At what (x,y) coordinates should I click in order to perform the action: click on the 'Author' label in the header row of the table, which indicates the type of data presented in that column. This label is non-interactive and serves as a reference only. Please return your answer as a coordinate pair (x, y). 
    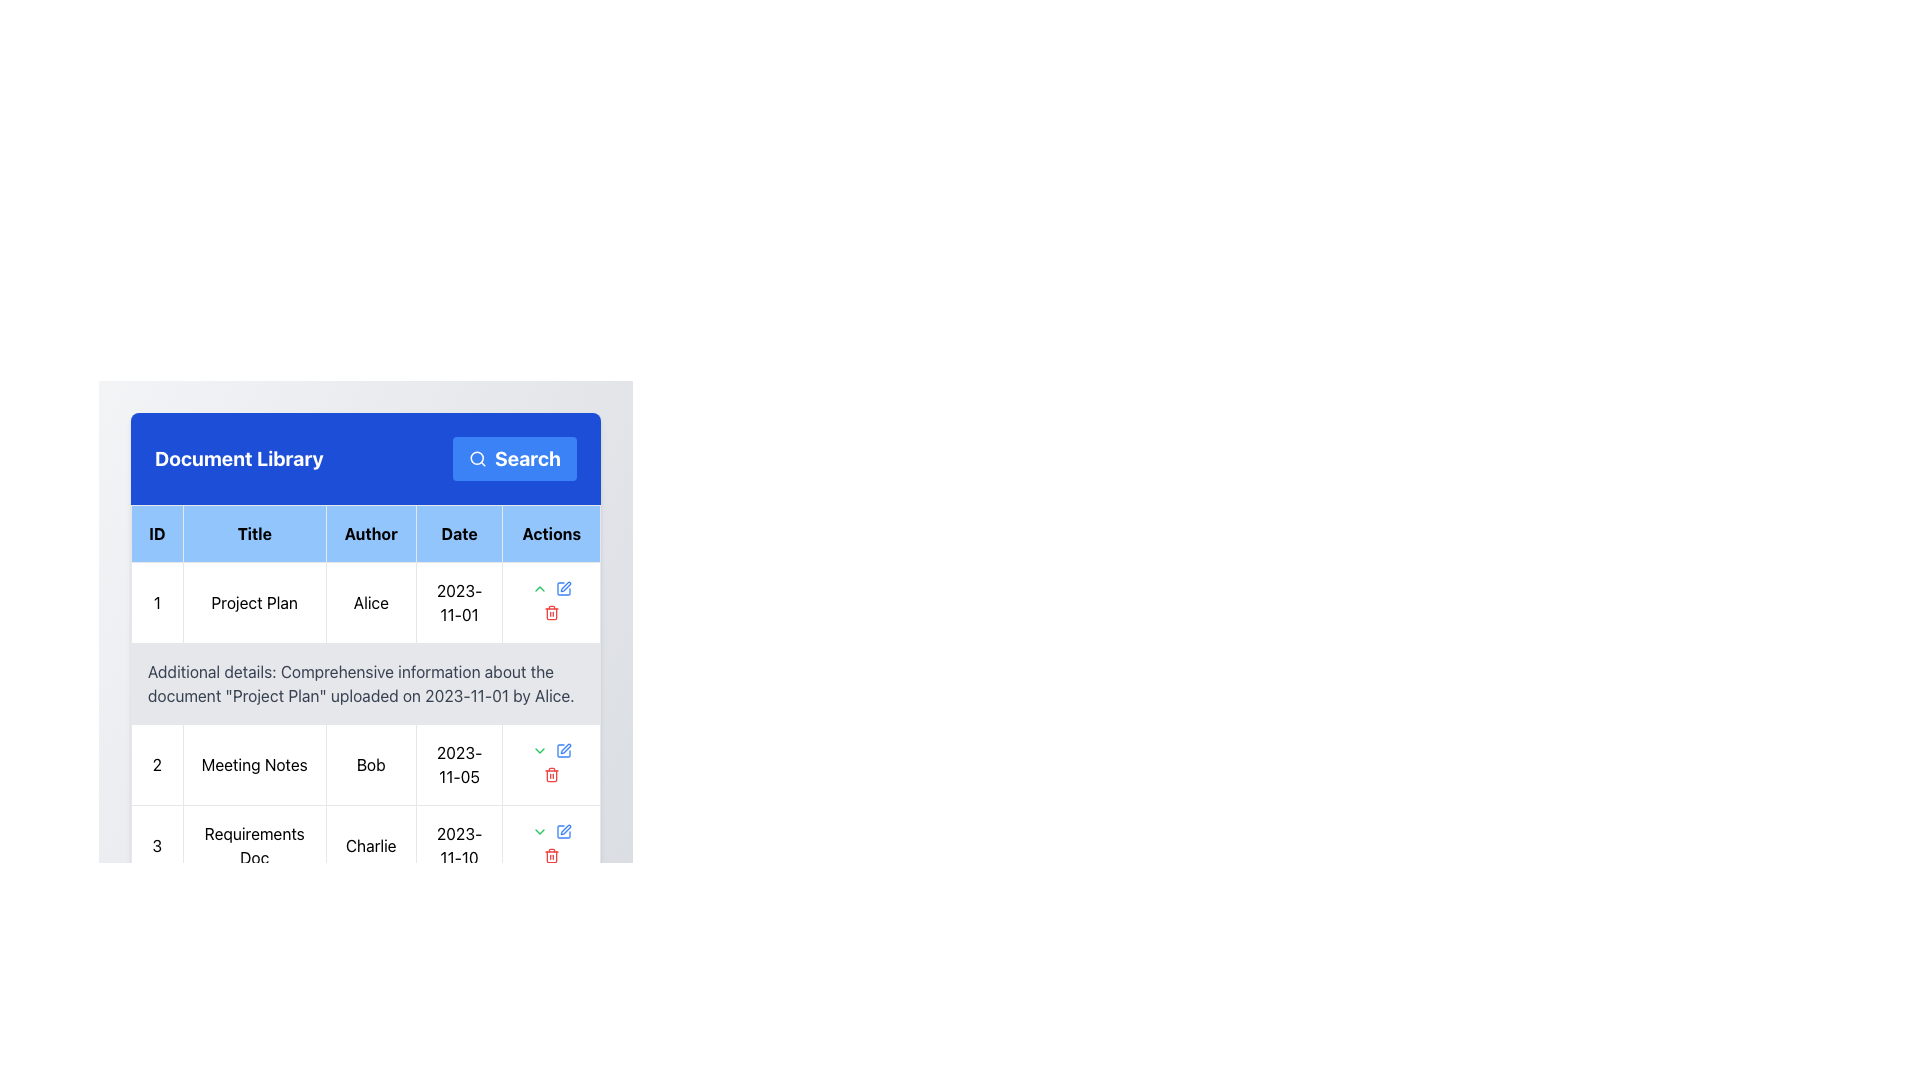
    Looking at the image, I should click on (371, 532).